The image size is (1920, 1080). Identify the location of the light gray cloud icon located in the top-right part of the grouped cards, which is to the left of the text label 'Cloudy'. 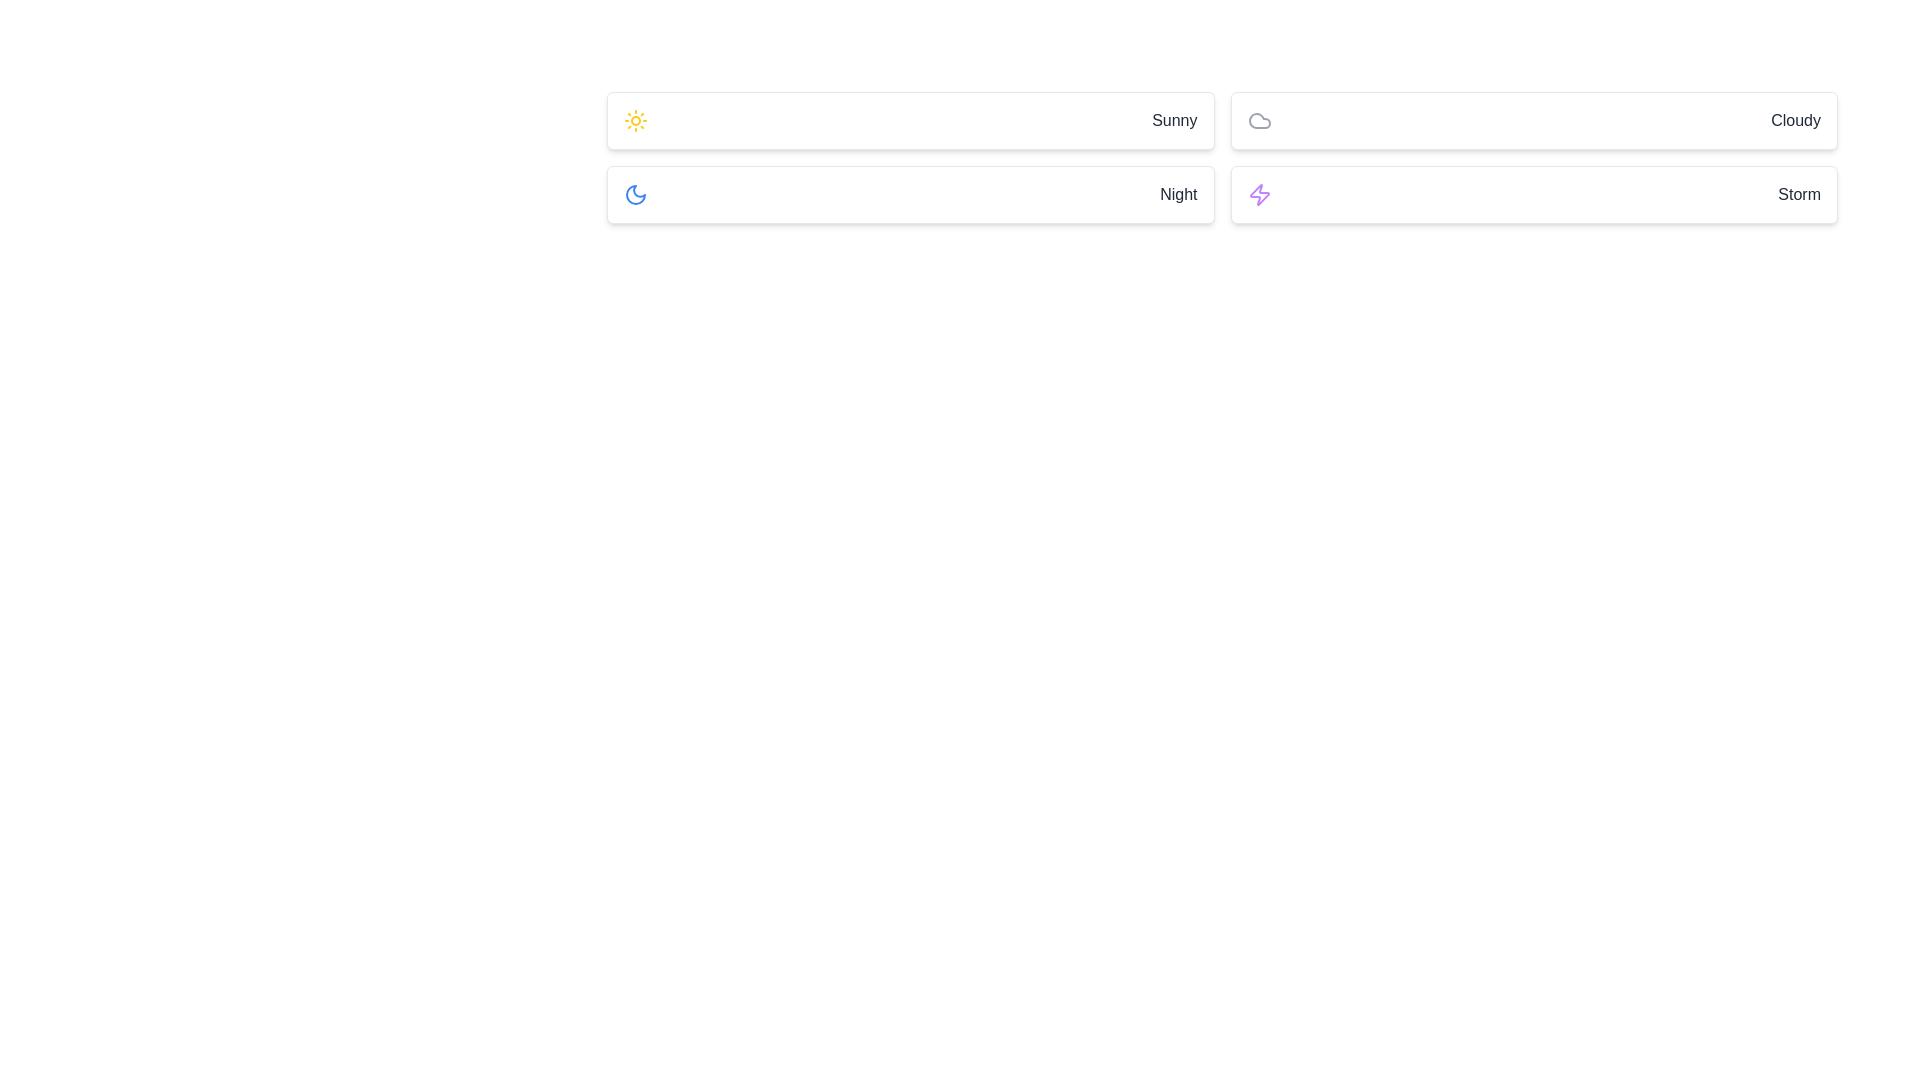
(1258, 120).